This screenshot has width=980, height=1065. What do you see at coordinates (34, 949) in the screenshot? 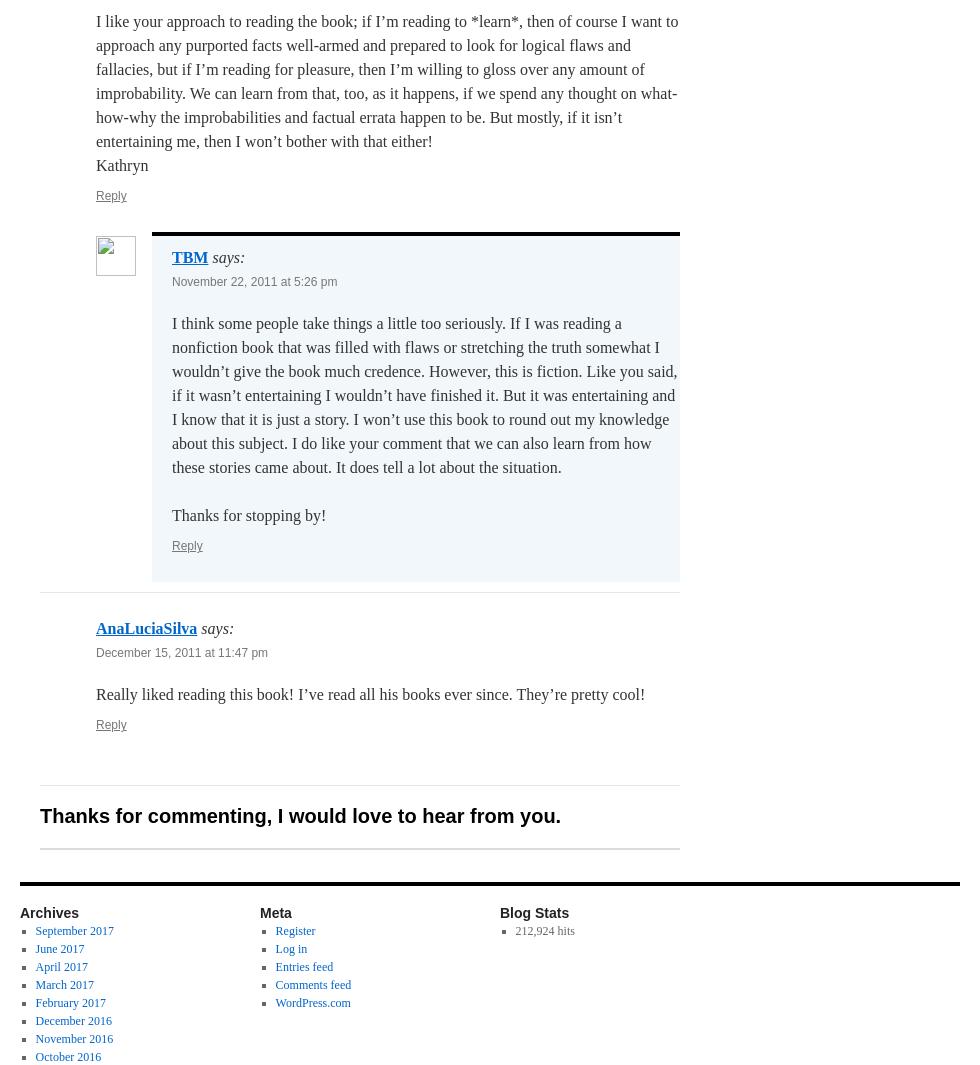
I see `'June 2017'` at bounding box center [34, 949].